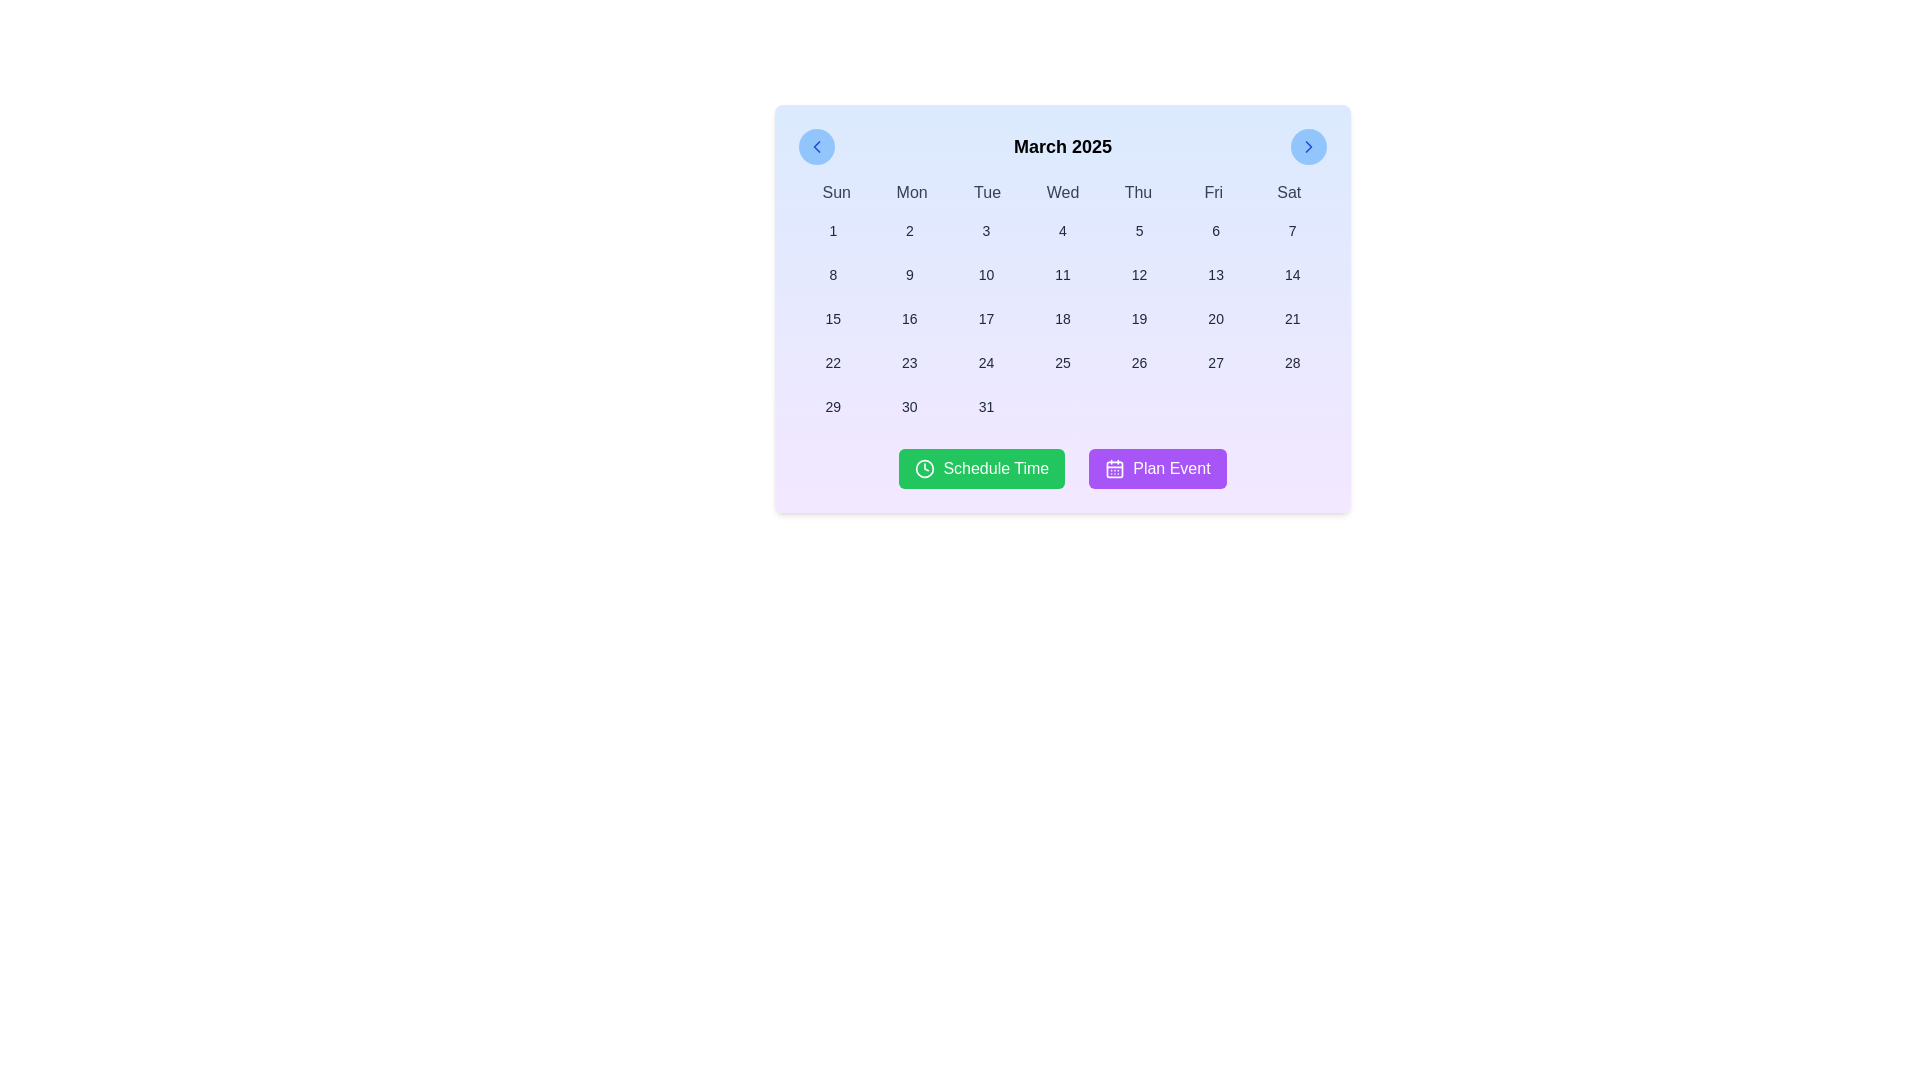 The width and height of the screenshot is (1920, 1080). Describe the element at coordinates (1215, 318) in the screenshot. I see `the interactive calendar date button representing the date '20'` at that location.